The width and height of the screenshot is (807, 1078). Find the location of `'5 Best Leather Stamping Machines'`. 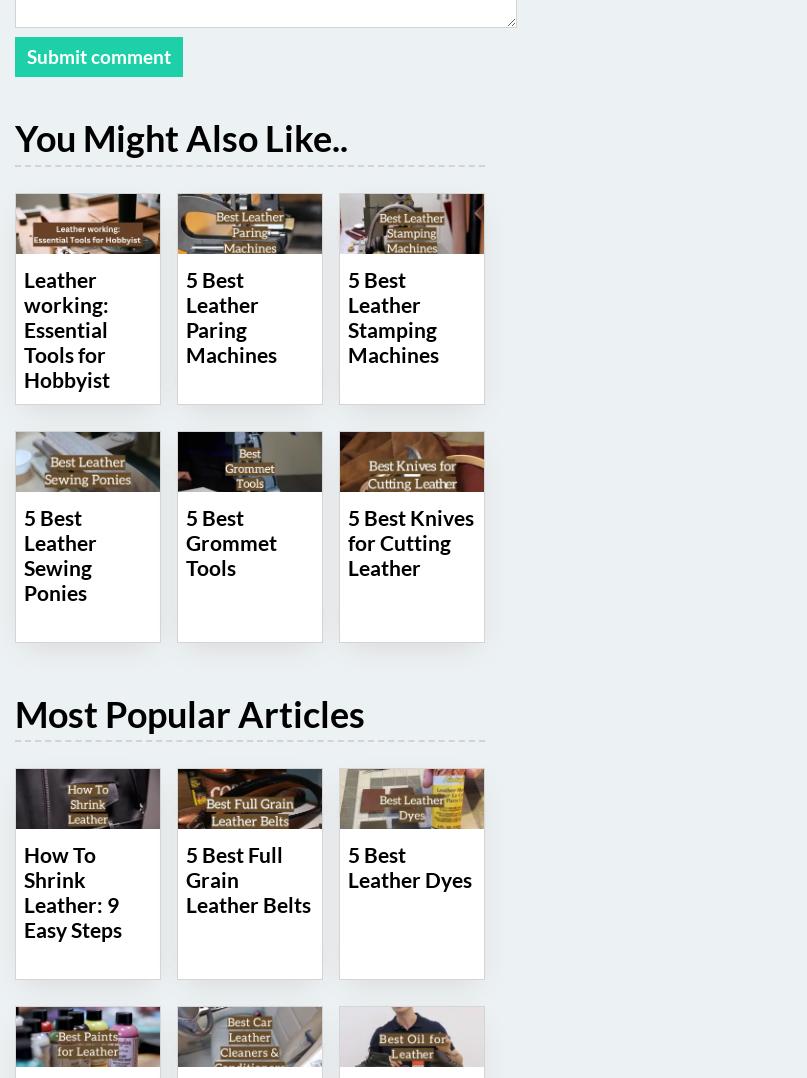

'5 Best Leather Stamping Machines' is located at coordinates (393, 315).